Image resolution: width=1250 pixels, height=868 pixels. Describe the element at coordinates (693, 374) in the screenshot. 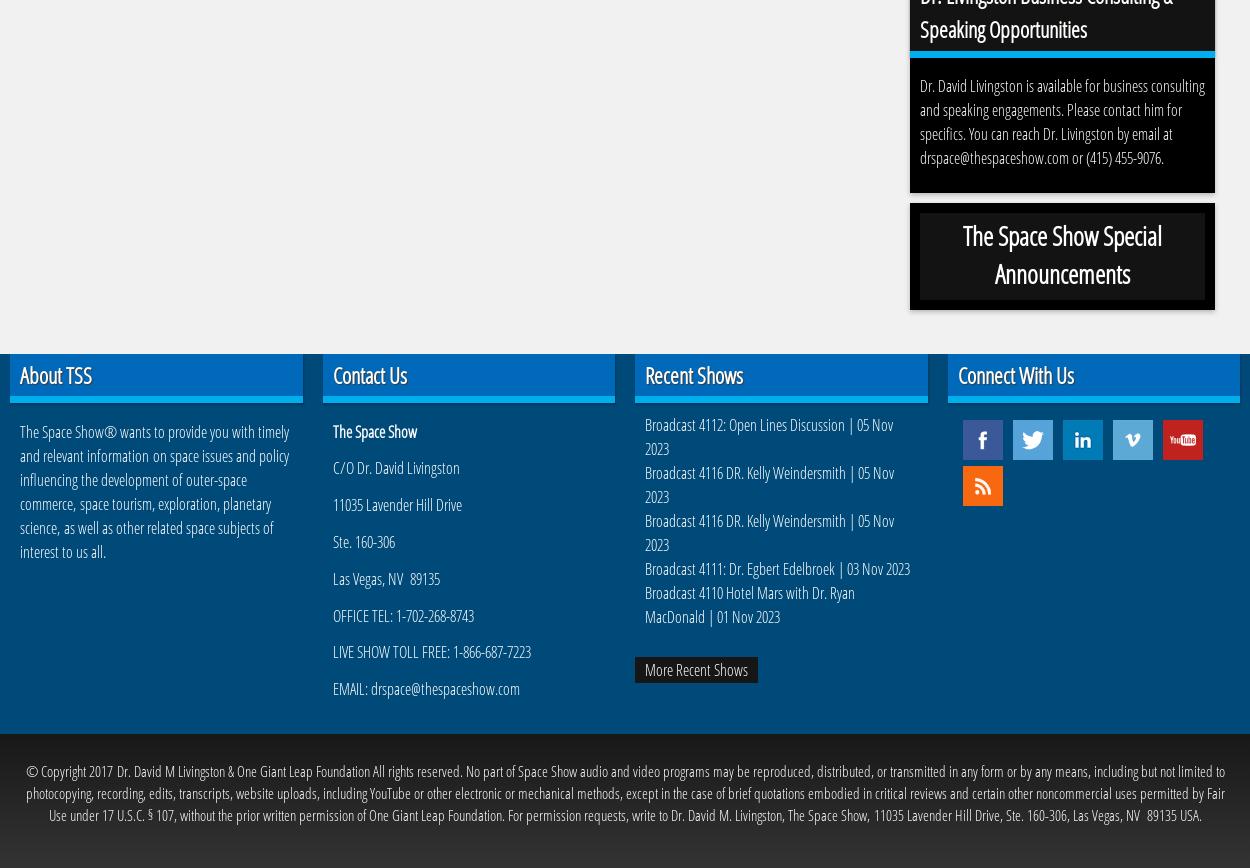

I see `'Recent Shows'` at that location.